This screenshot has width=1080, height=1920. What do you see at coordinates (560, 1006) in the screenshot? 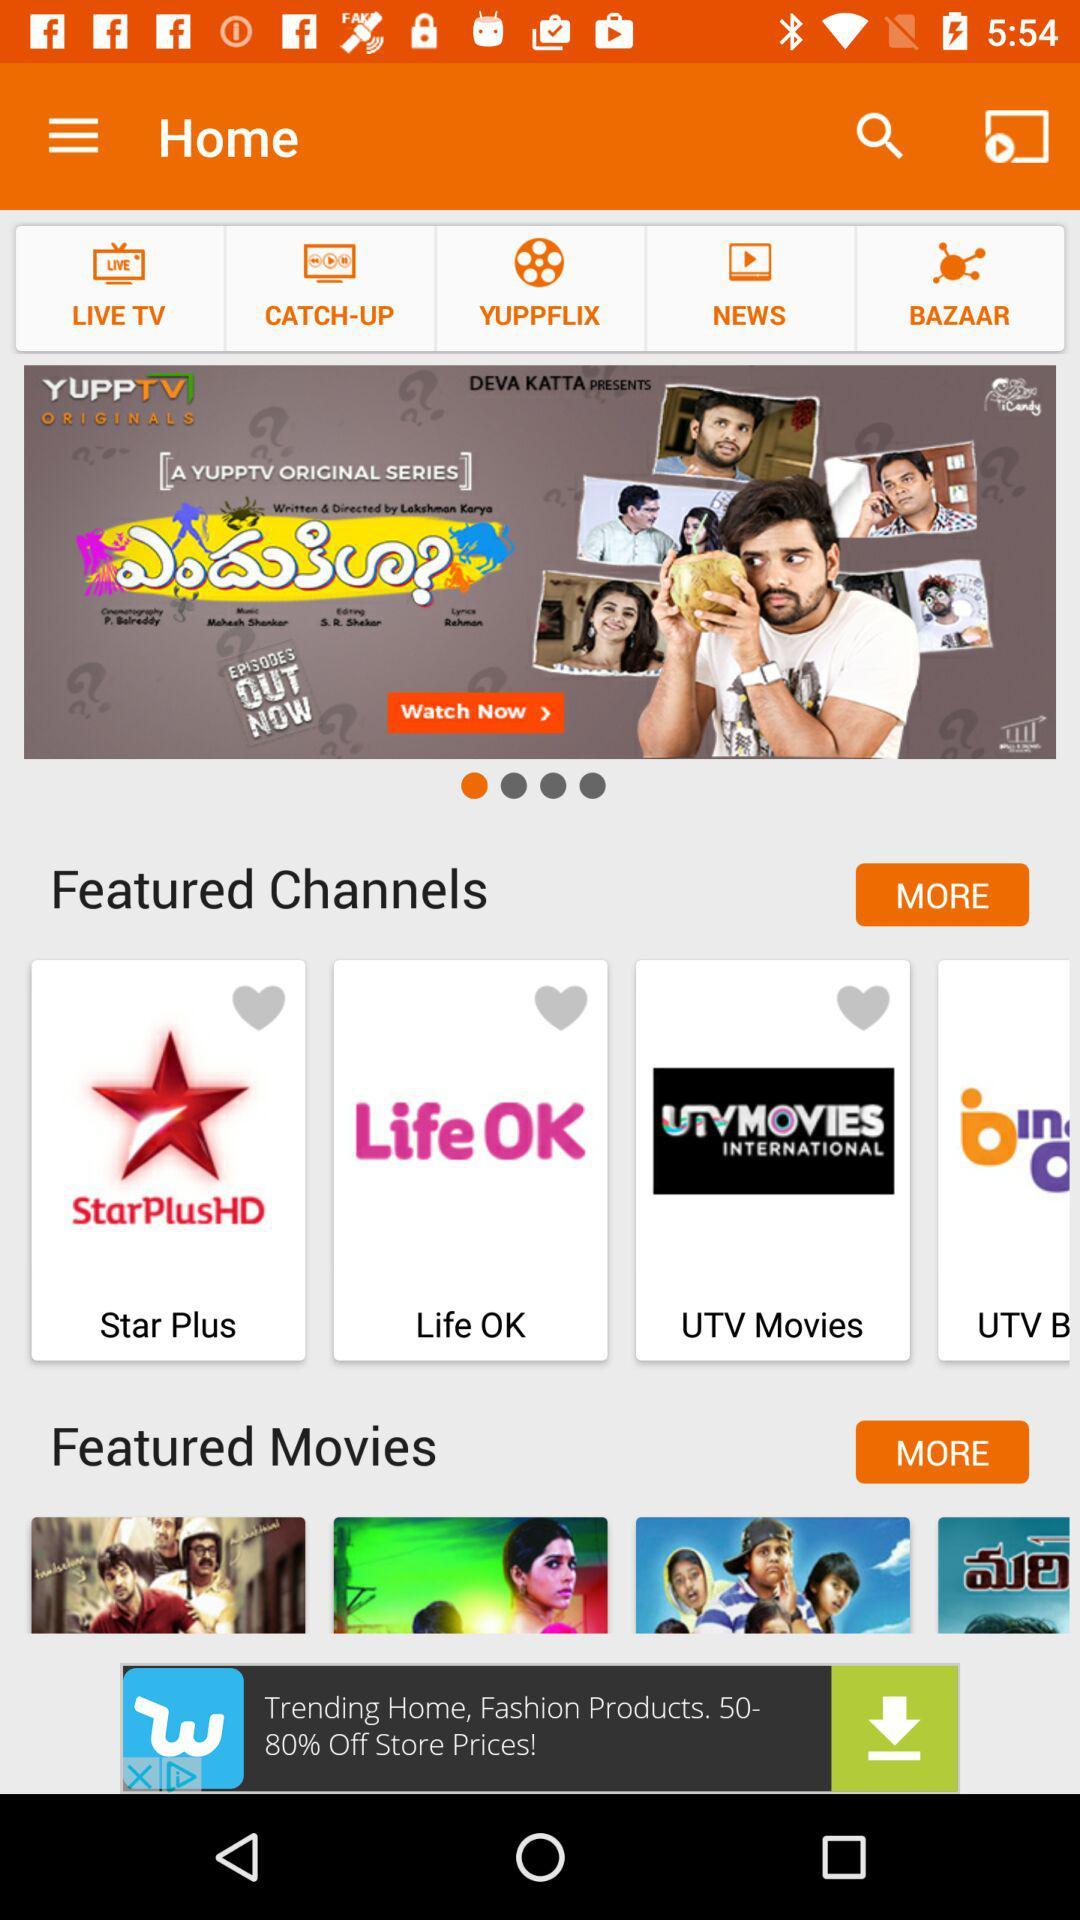
I see `like button` at bounding box center [560, 1006].